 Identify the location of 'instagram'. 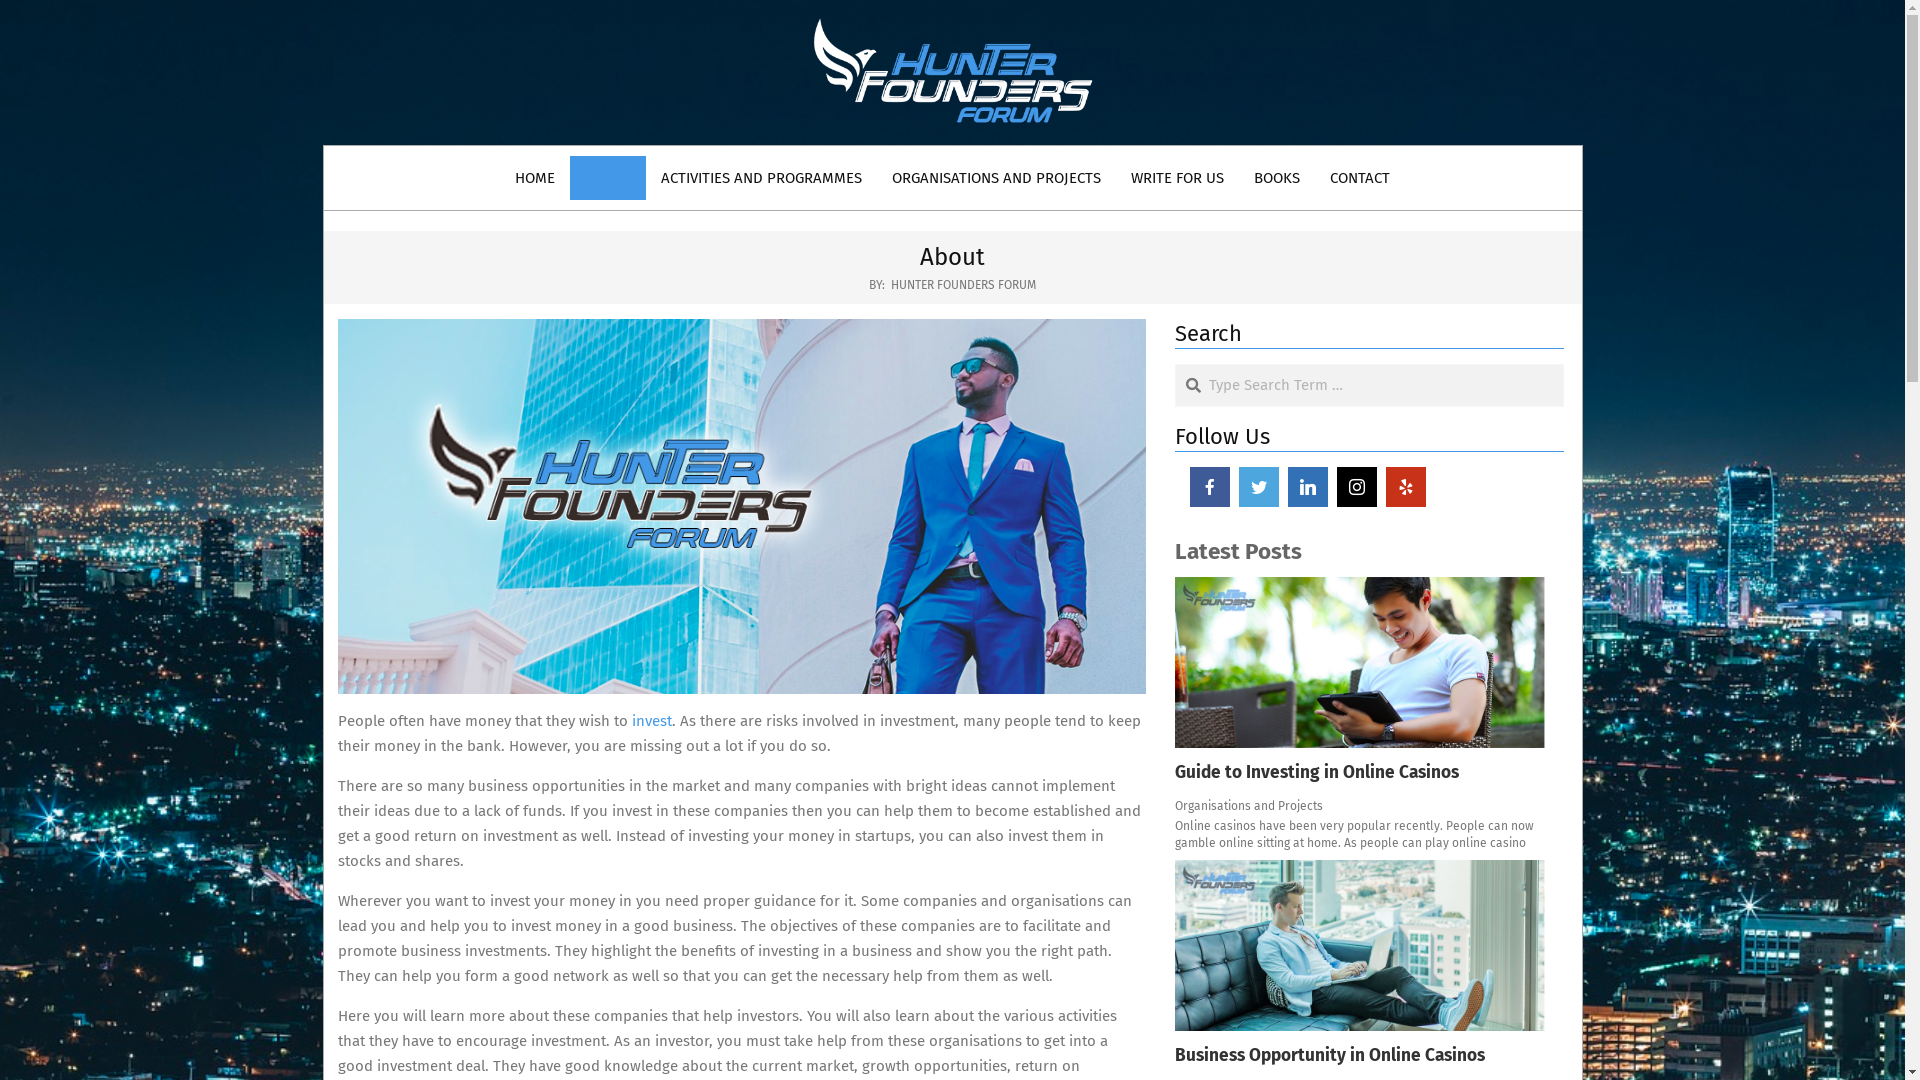
(1357, 486).